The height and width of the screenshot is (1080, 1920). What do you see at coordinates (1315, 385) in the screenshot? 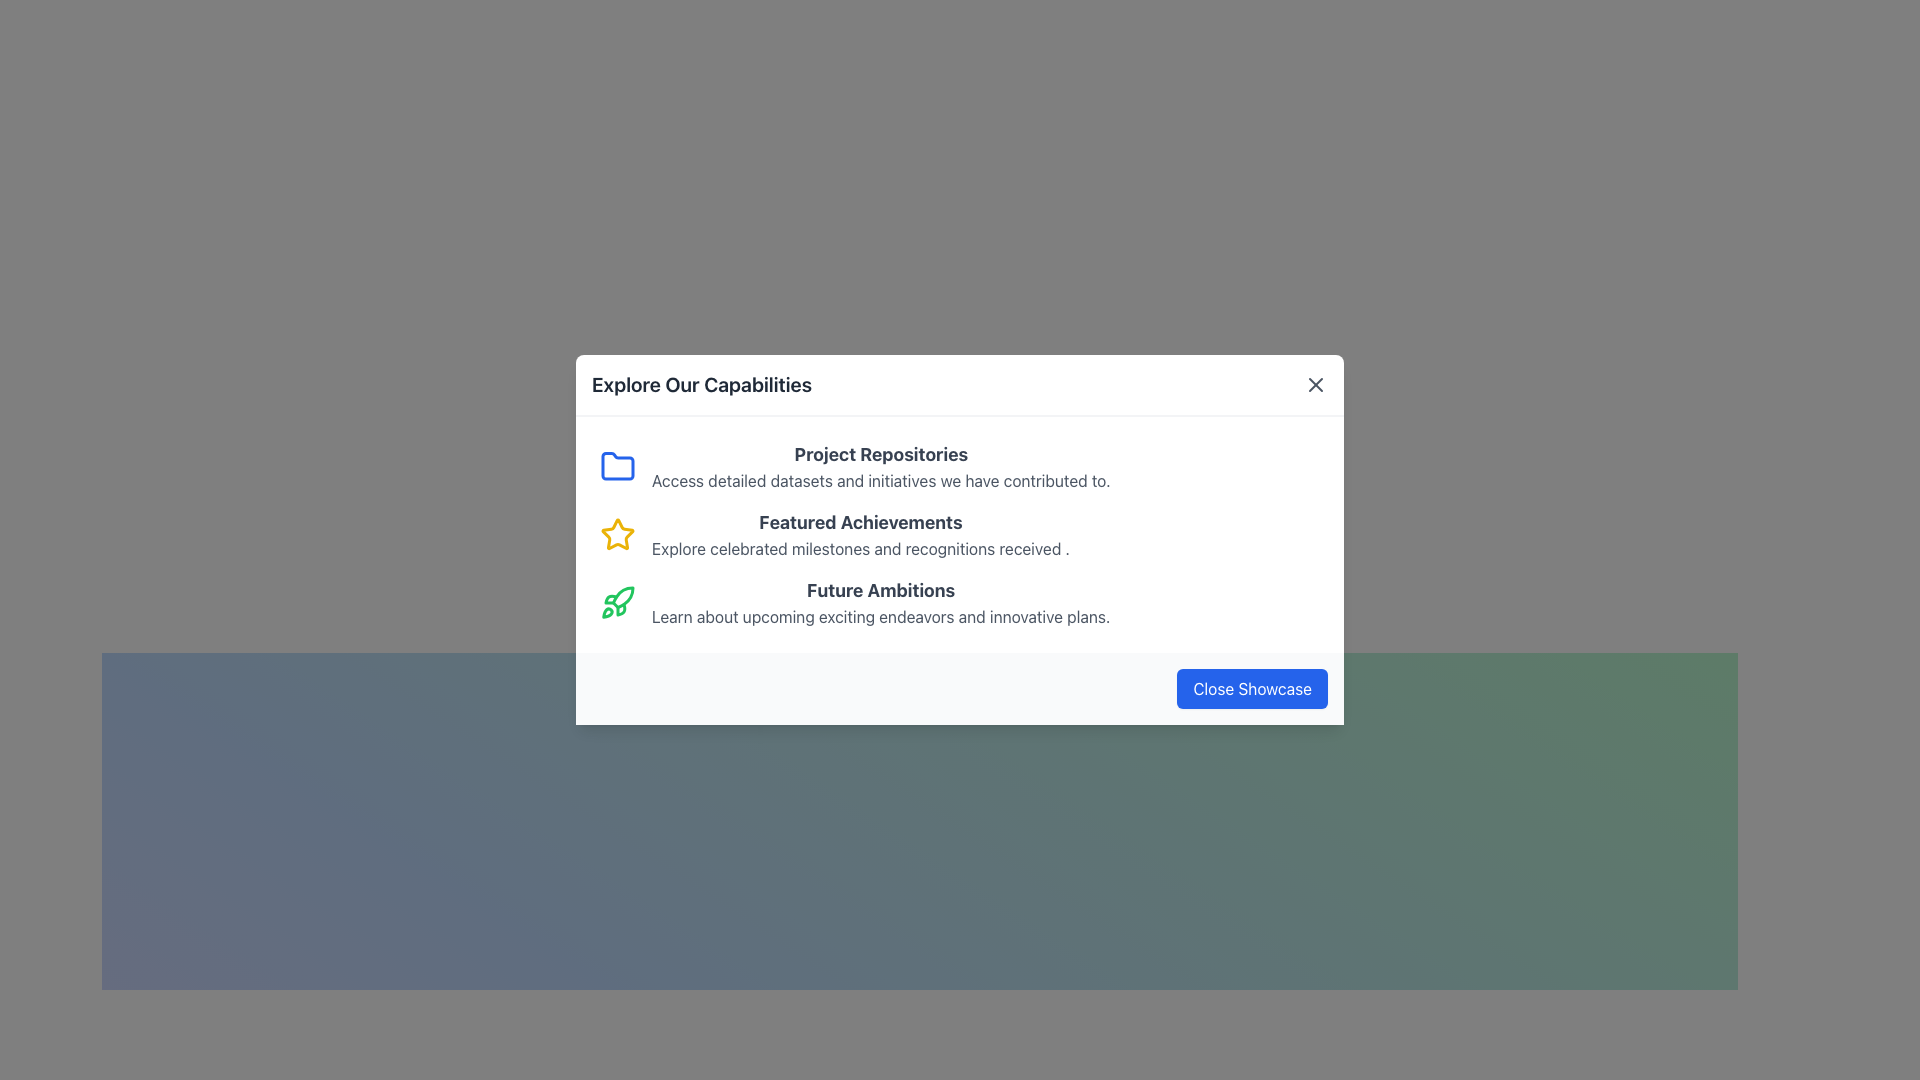
I see `the small gray button with an 'X' icon located at the top-right corner of the dialog box labeled 'Explore Our Capabilities'` at bounding box center [1315, 385].